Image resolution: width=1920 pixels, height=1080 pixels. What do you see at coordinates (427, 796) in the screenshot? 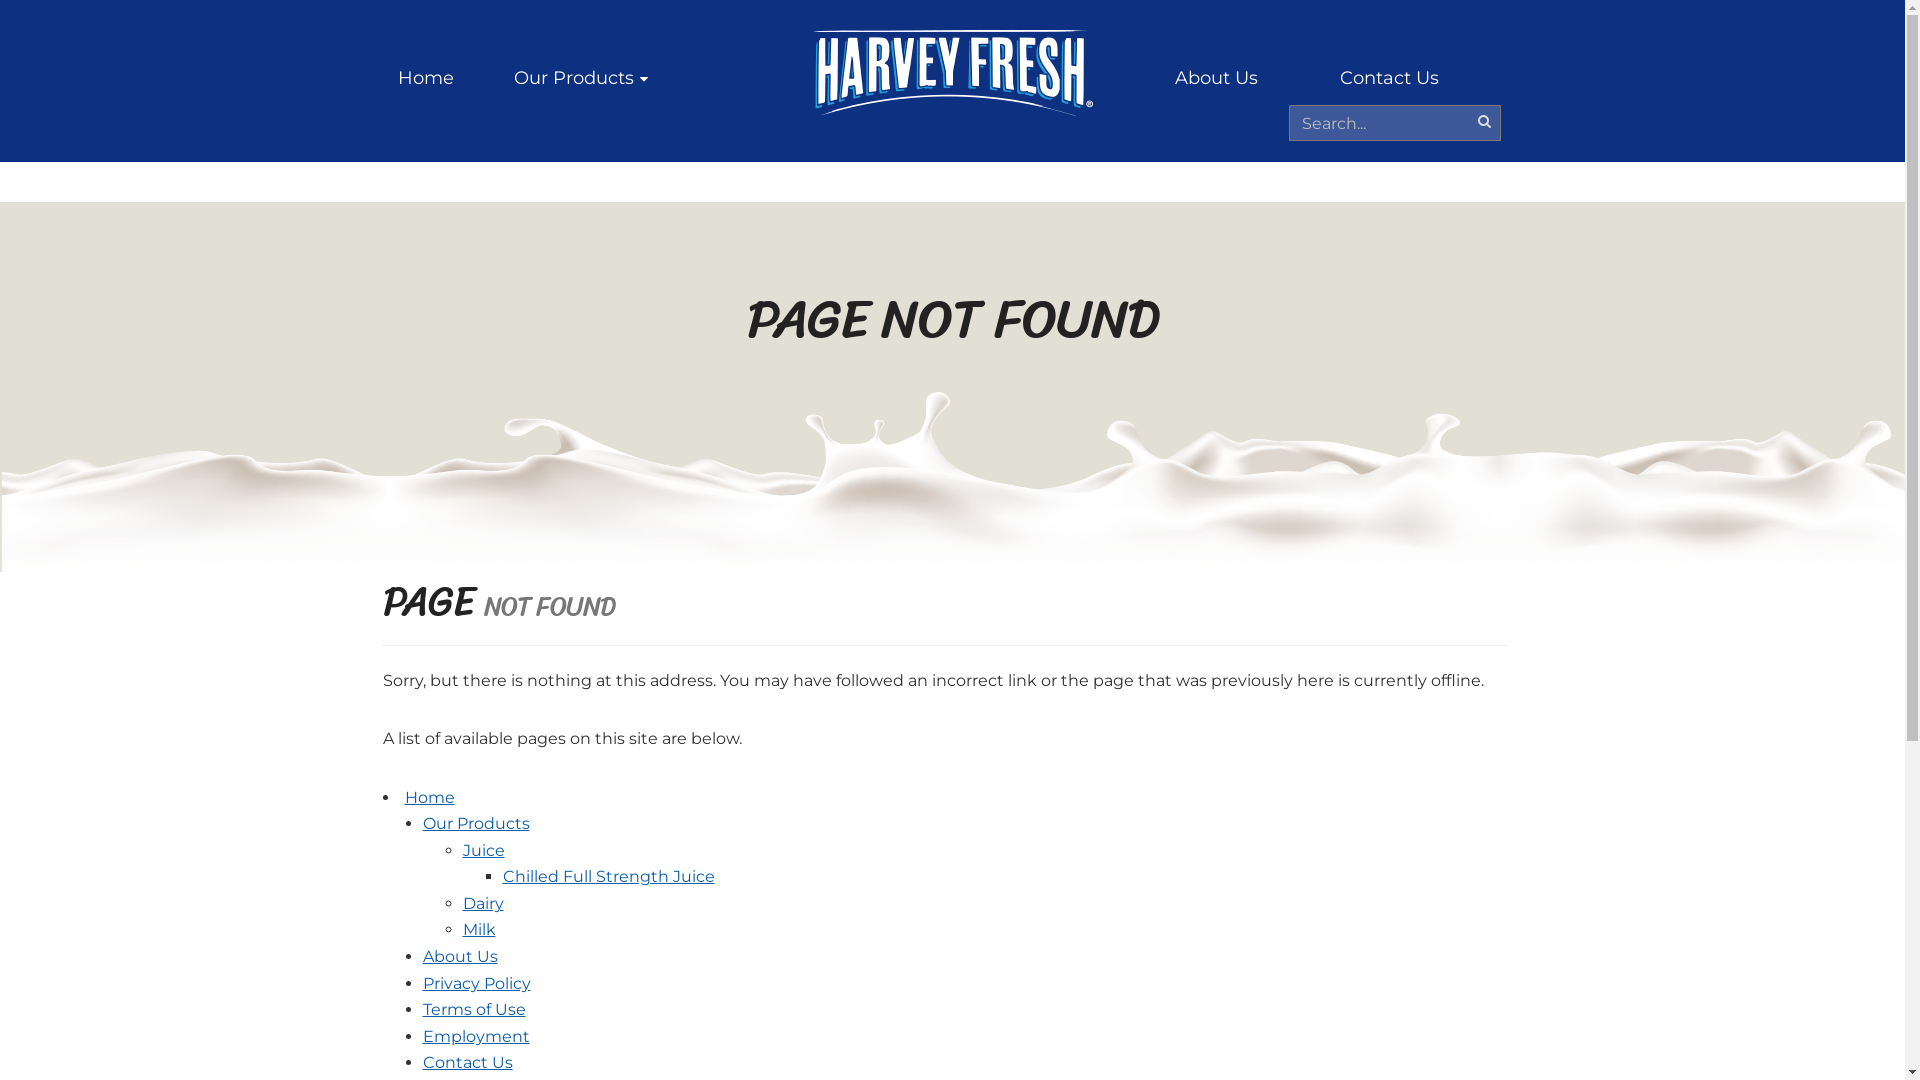
I see `'Home'` at bounding box center [427, 796].